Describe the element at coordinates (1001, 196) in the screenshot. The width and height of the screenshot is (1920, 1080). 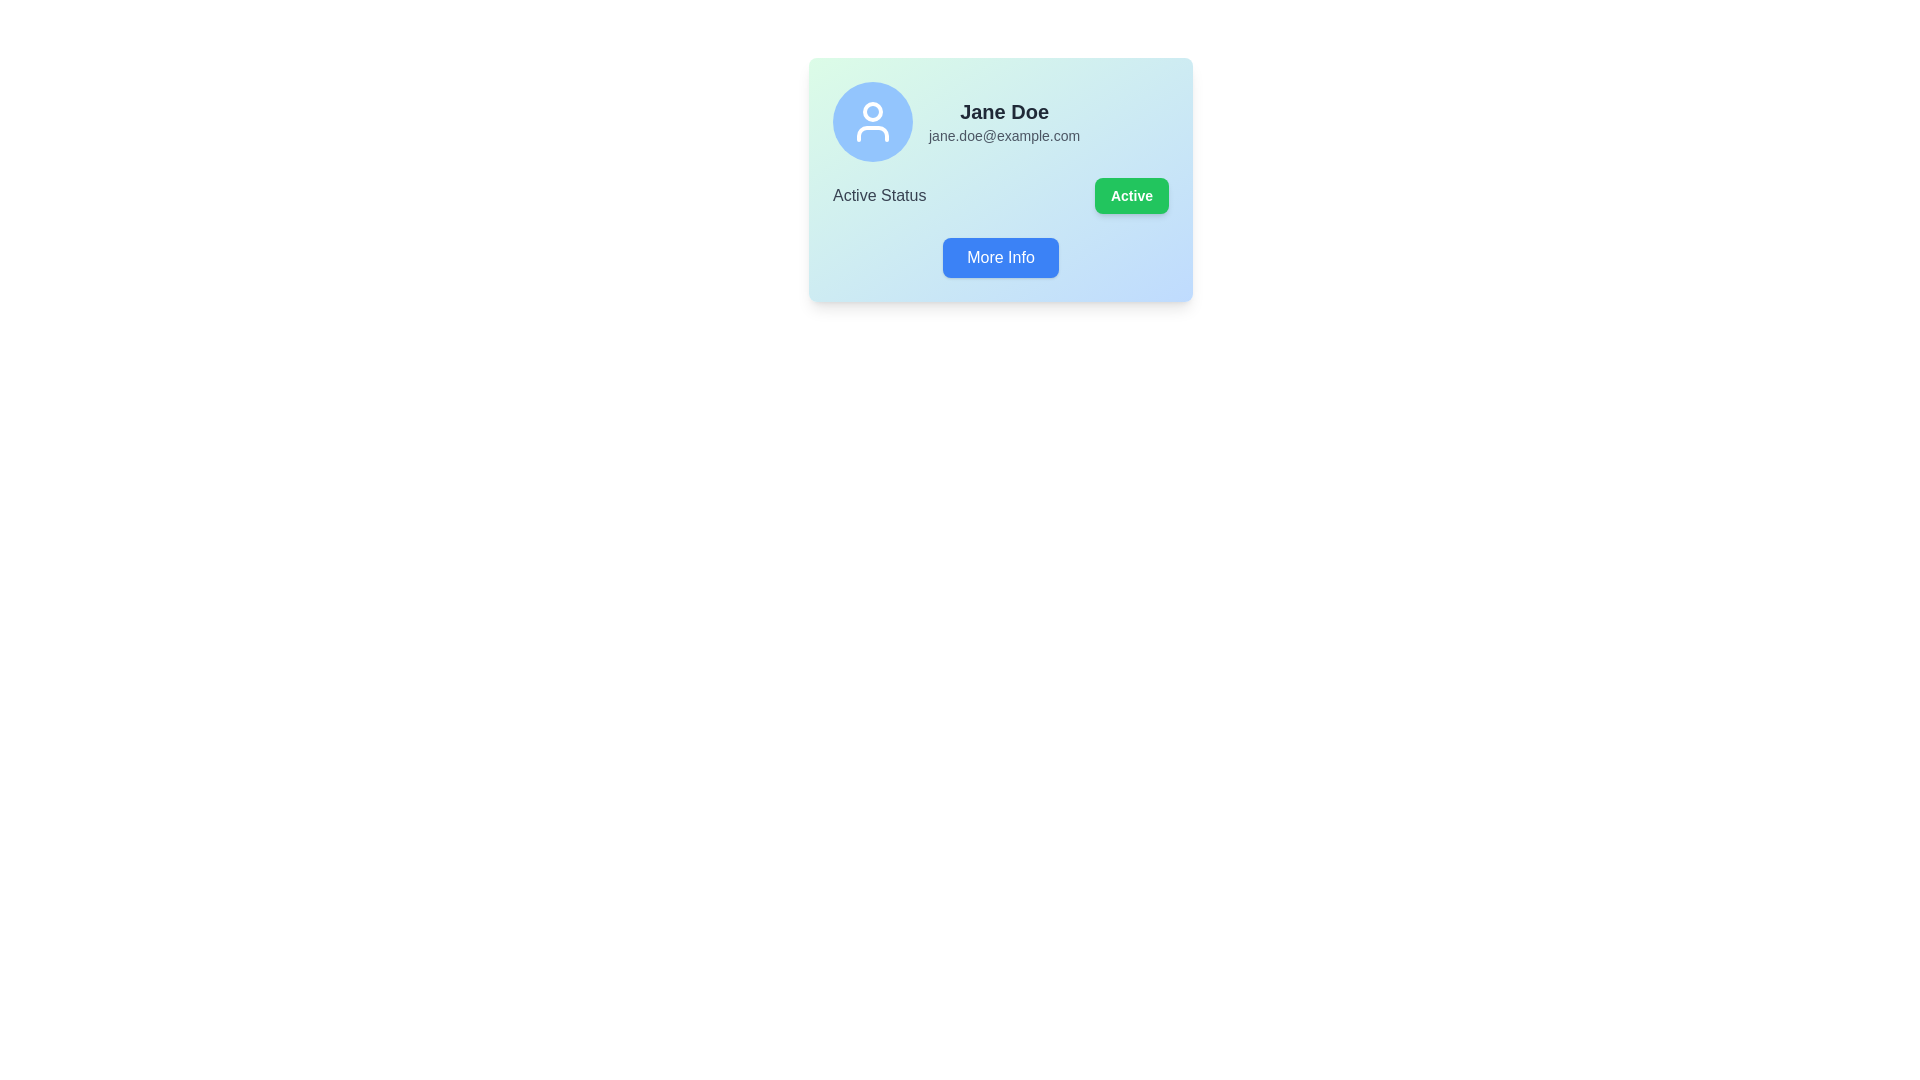
I see `the 'Active' button located within the 'Active Status' composite element` at that location.